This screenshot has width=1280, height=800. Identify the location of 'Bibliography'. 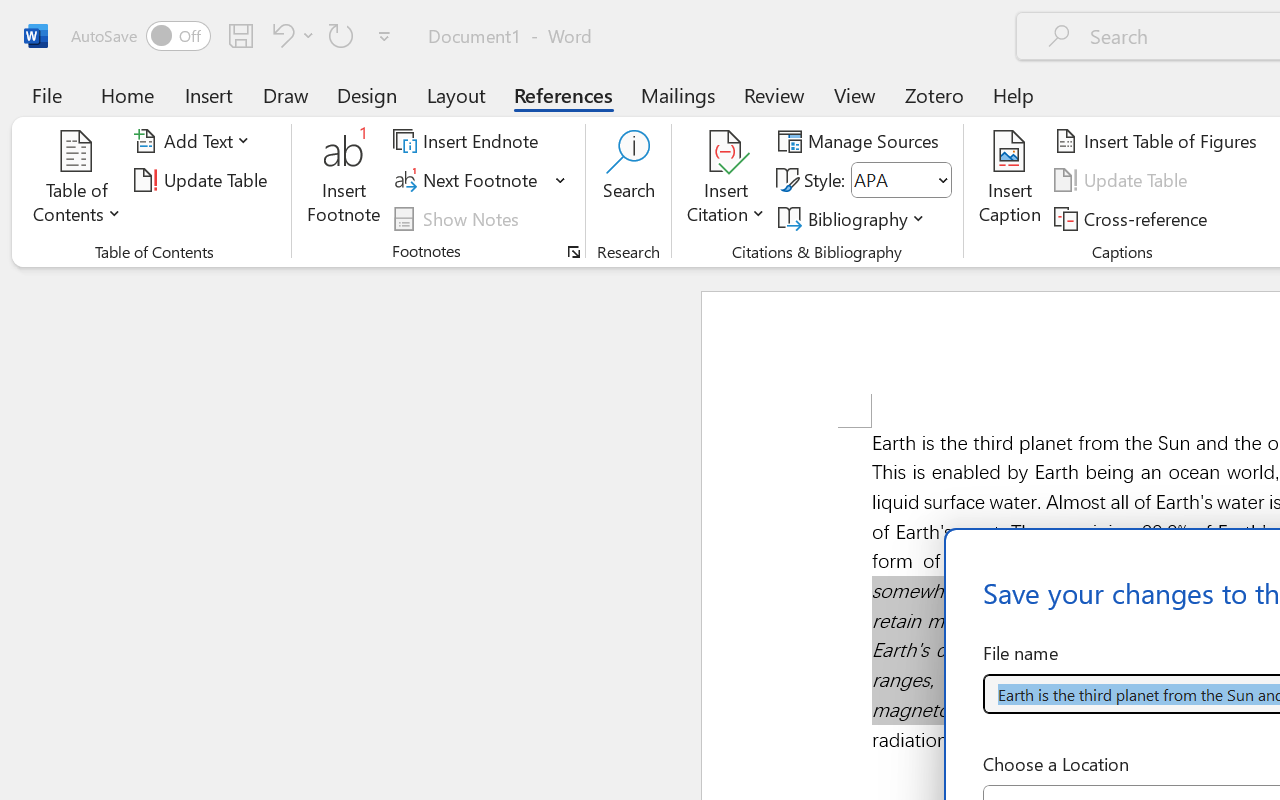
(855, 218).